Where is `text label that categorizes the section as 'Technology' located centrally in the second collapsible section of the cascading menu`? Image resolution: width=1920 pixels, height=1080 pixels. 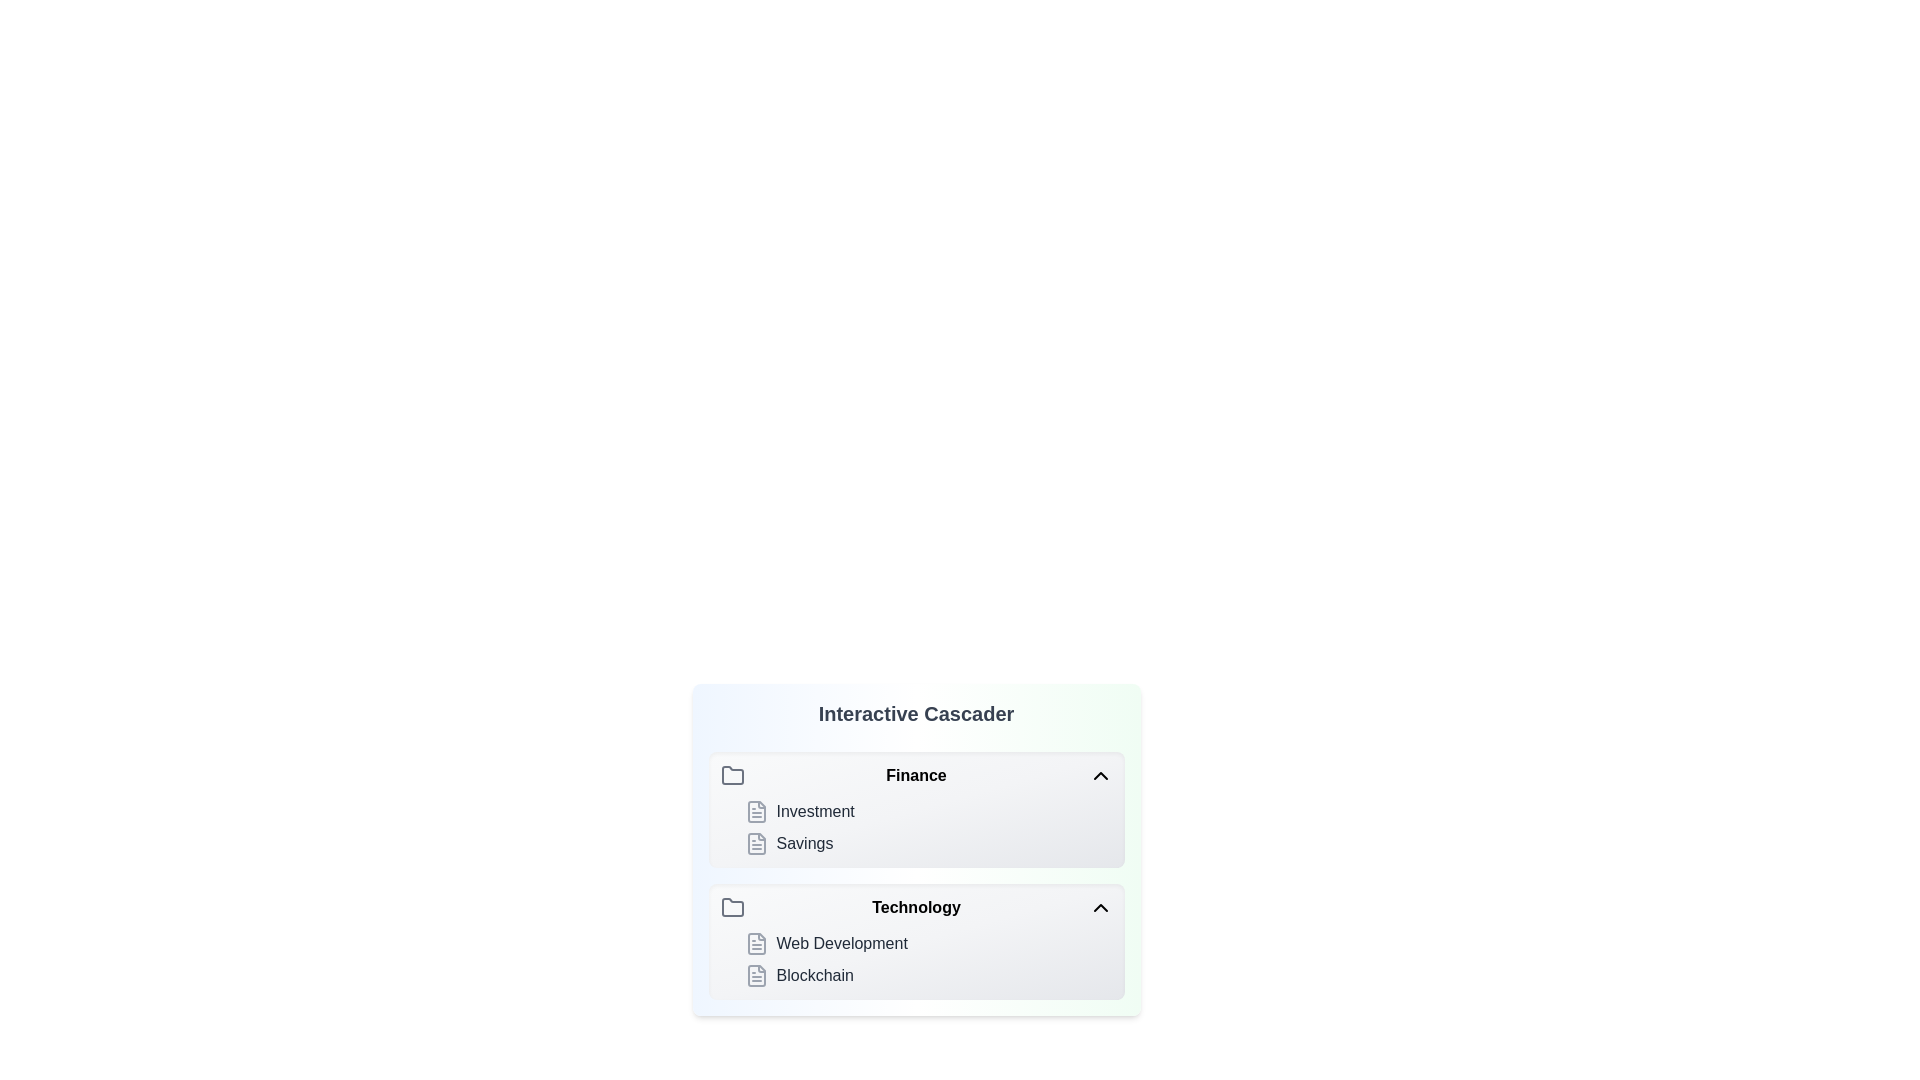 text label that categorizes the section as 'Technology' located centrally in the second collapsible section of the cascading menu is located at coordinates (915, 907).